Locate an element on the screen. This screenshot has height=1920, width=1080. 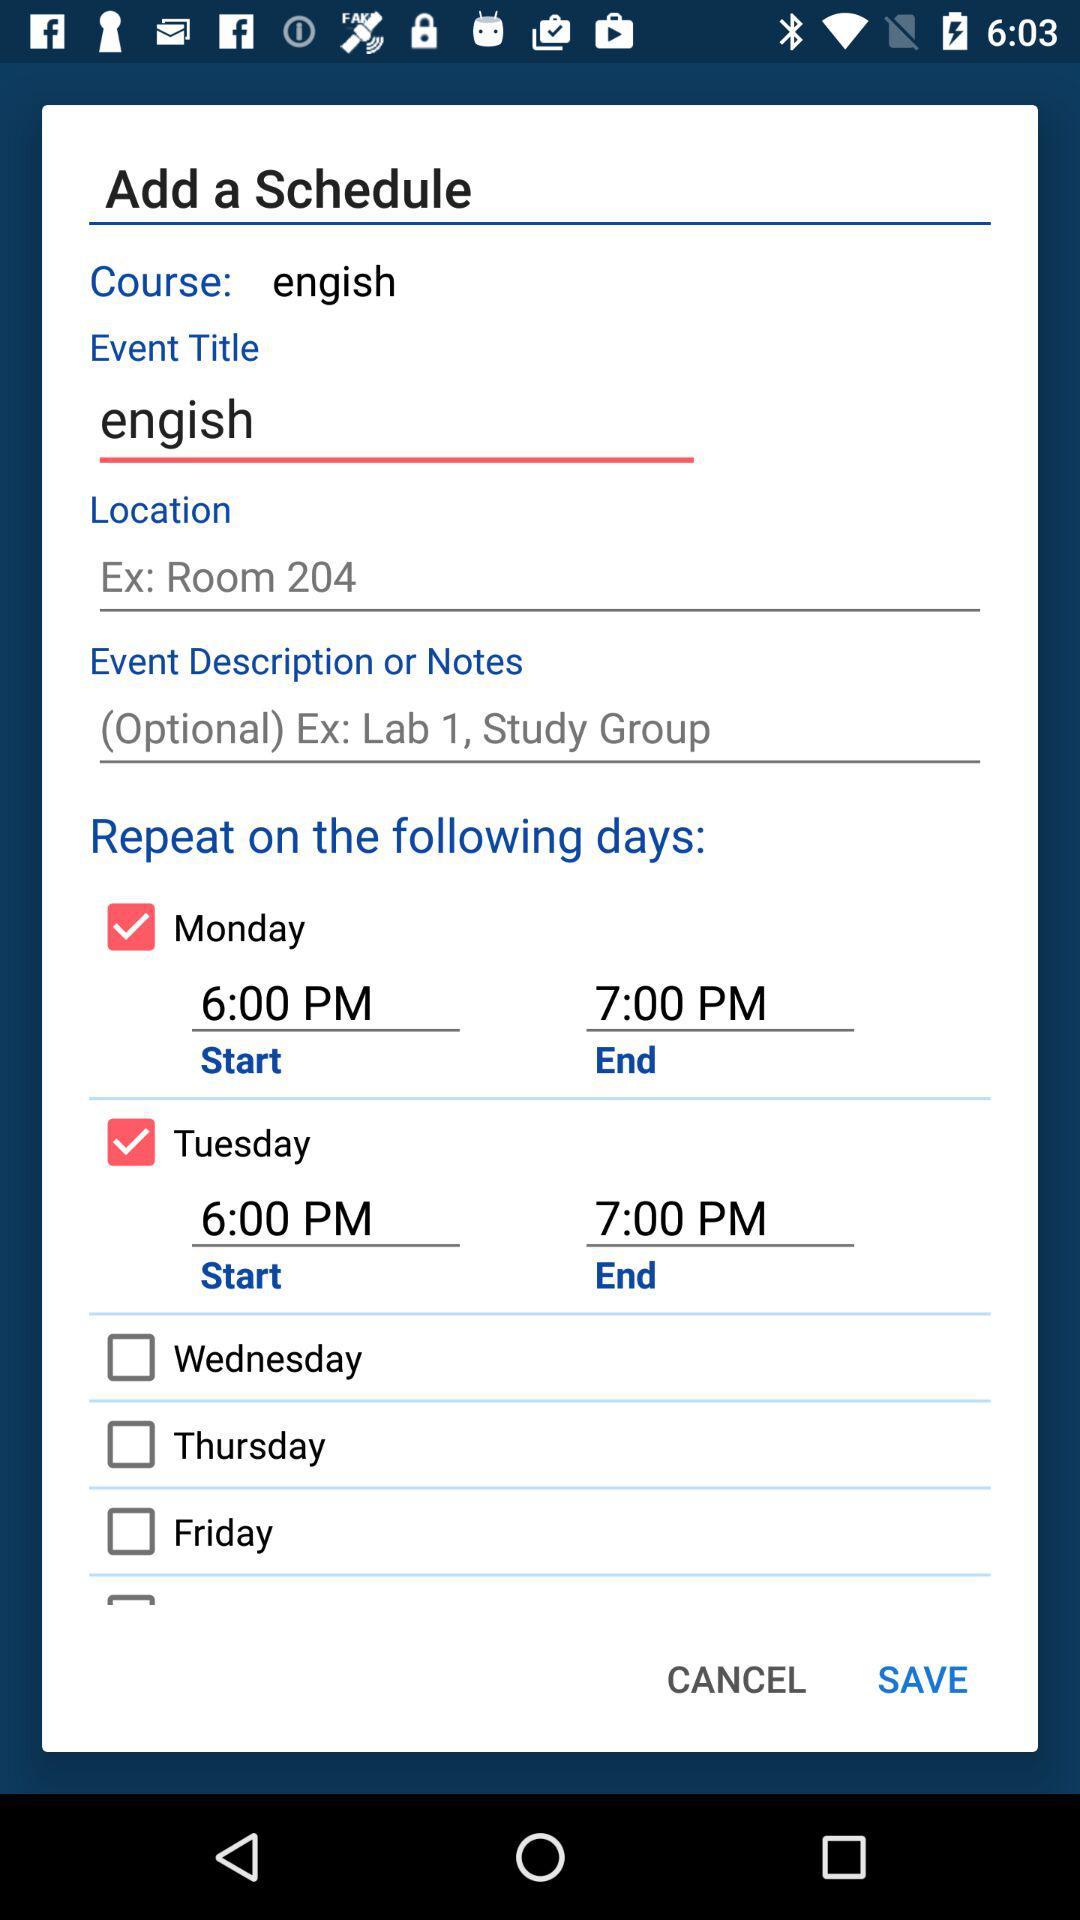
event notes is located at coordinates (540, 726).